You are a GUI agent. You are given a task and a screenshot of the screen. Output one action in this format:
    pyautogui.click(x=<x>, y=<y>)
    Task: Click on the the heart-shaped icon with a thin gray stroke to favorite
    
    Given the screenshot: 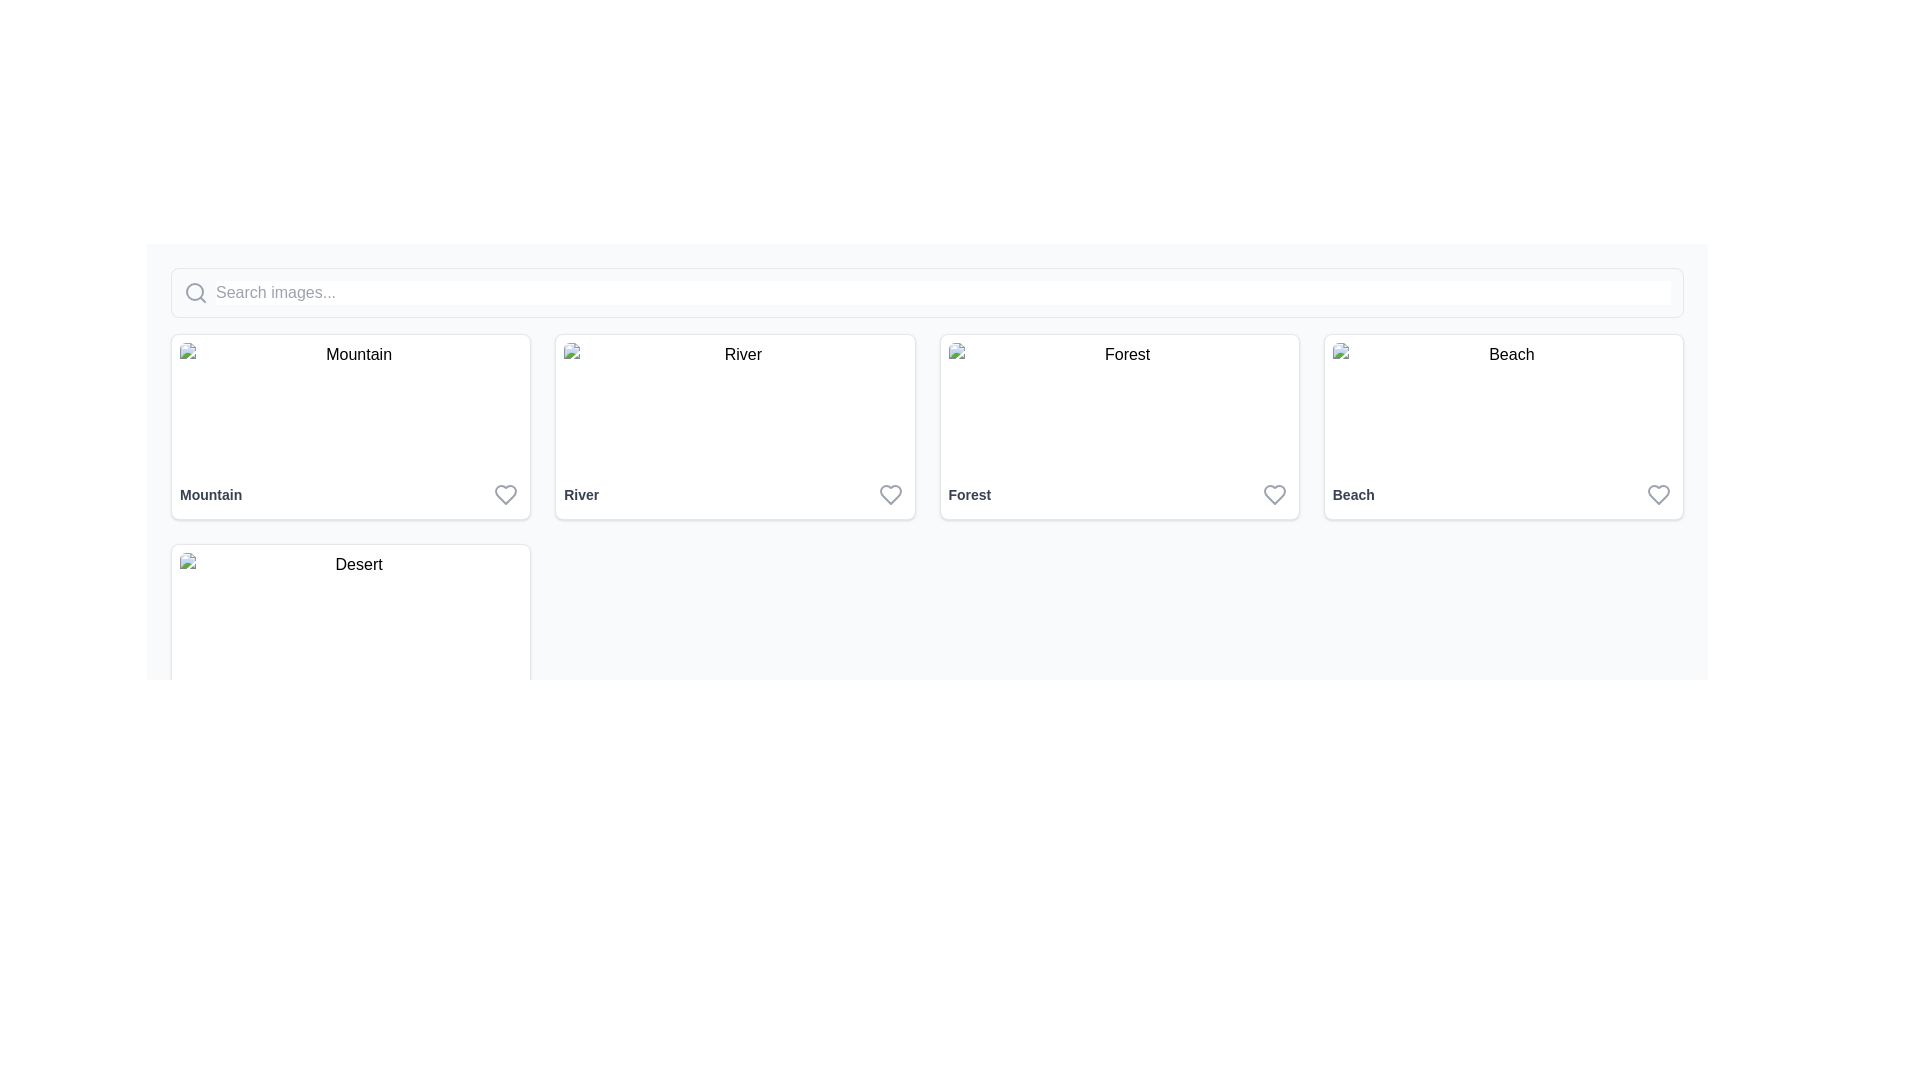 What is the action you would take?
    pyautogui.click(x=1659, y=494)
    